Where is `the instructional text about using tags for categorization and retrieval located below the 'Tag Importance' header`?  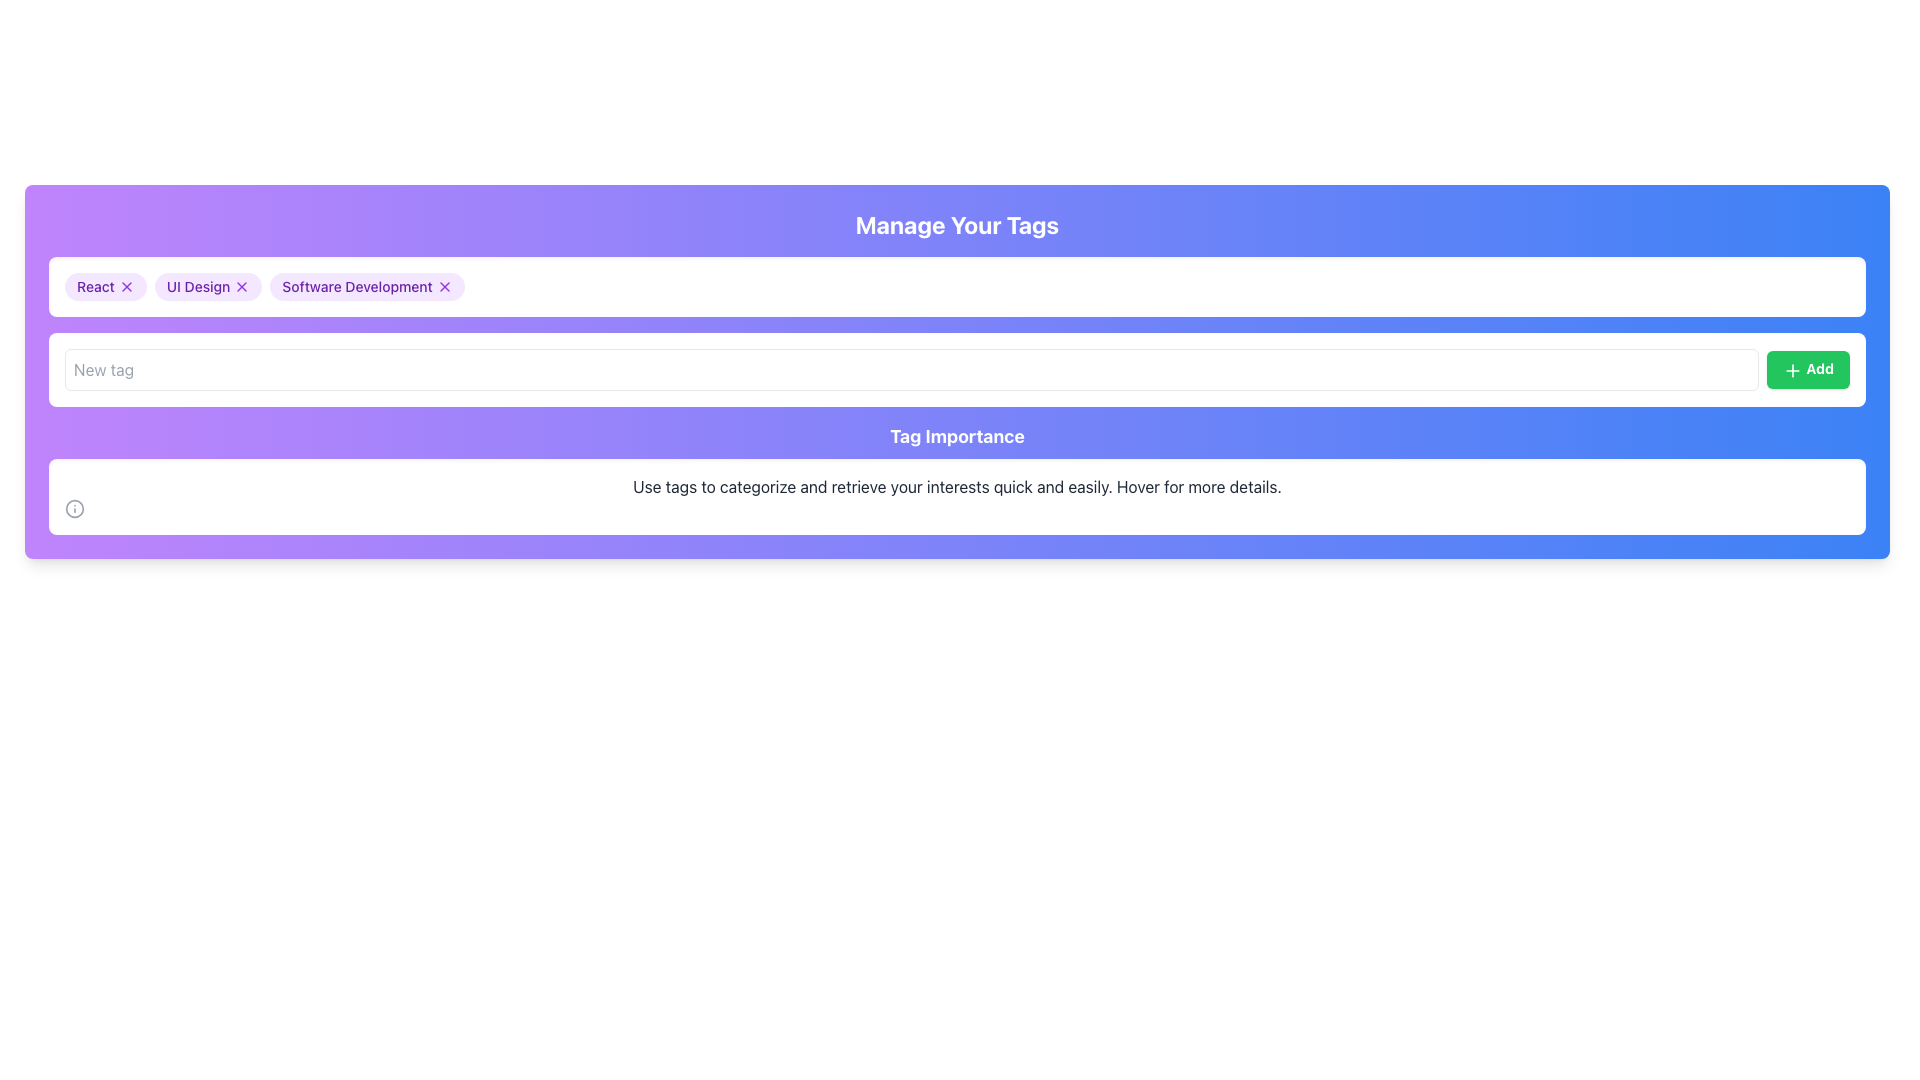
the instructional text about using tags for categorization and retrieval located below the 'Tag Importance' header is located at coordinates (956, 486).